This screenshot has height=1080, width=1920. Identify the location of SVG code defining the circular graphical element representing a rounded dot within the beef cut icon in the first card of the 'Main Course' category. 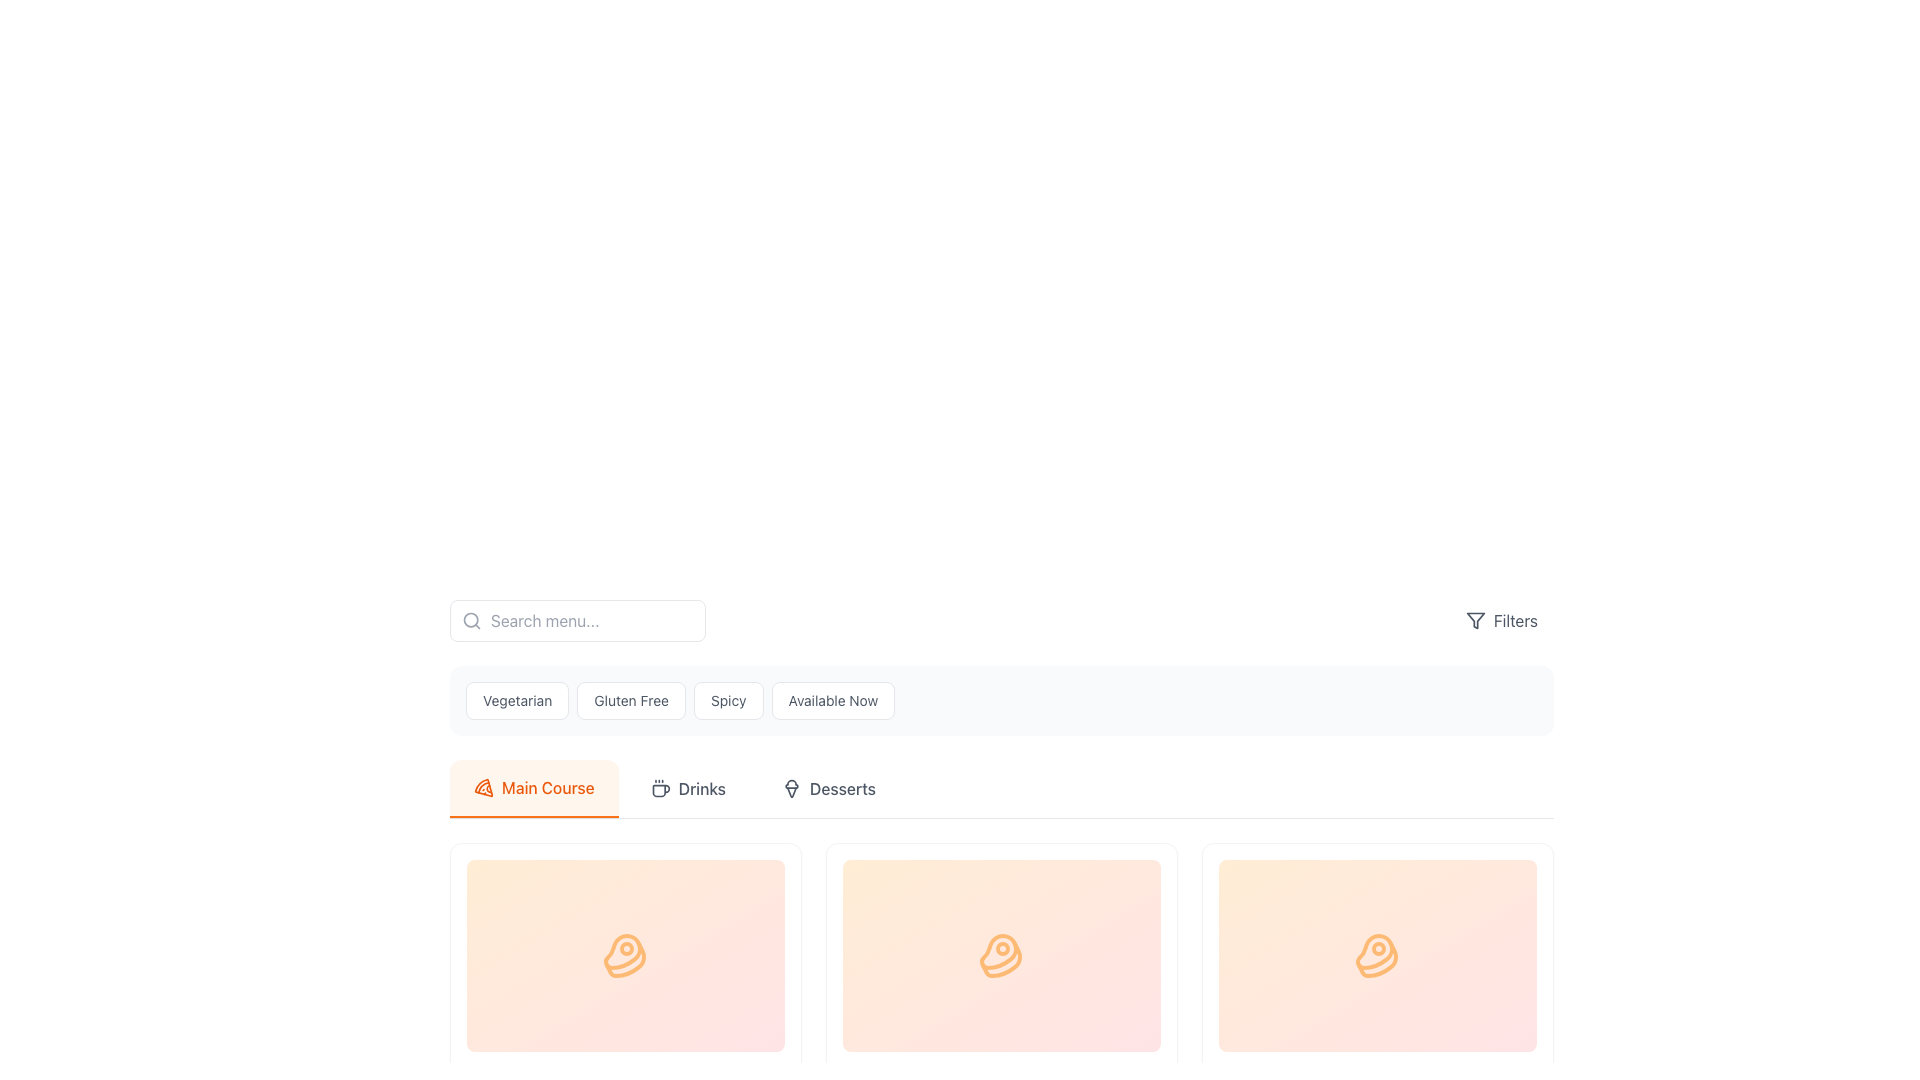
(626, 947).